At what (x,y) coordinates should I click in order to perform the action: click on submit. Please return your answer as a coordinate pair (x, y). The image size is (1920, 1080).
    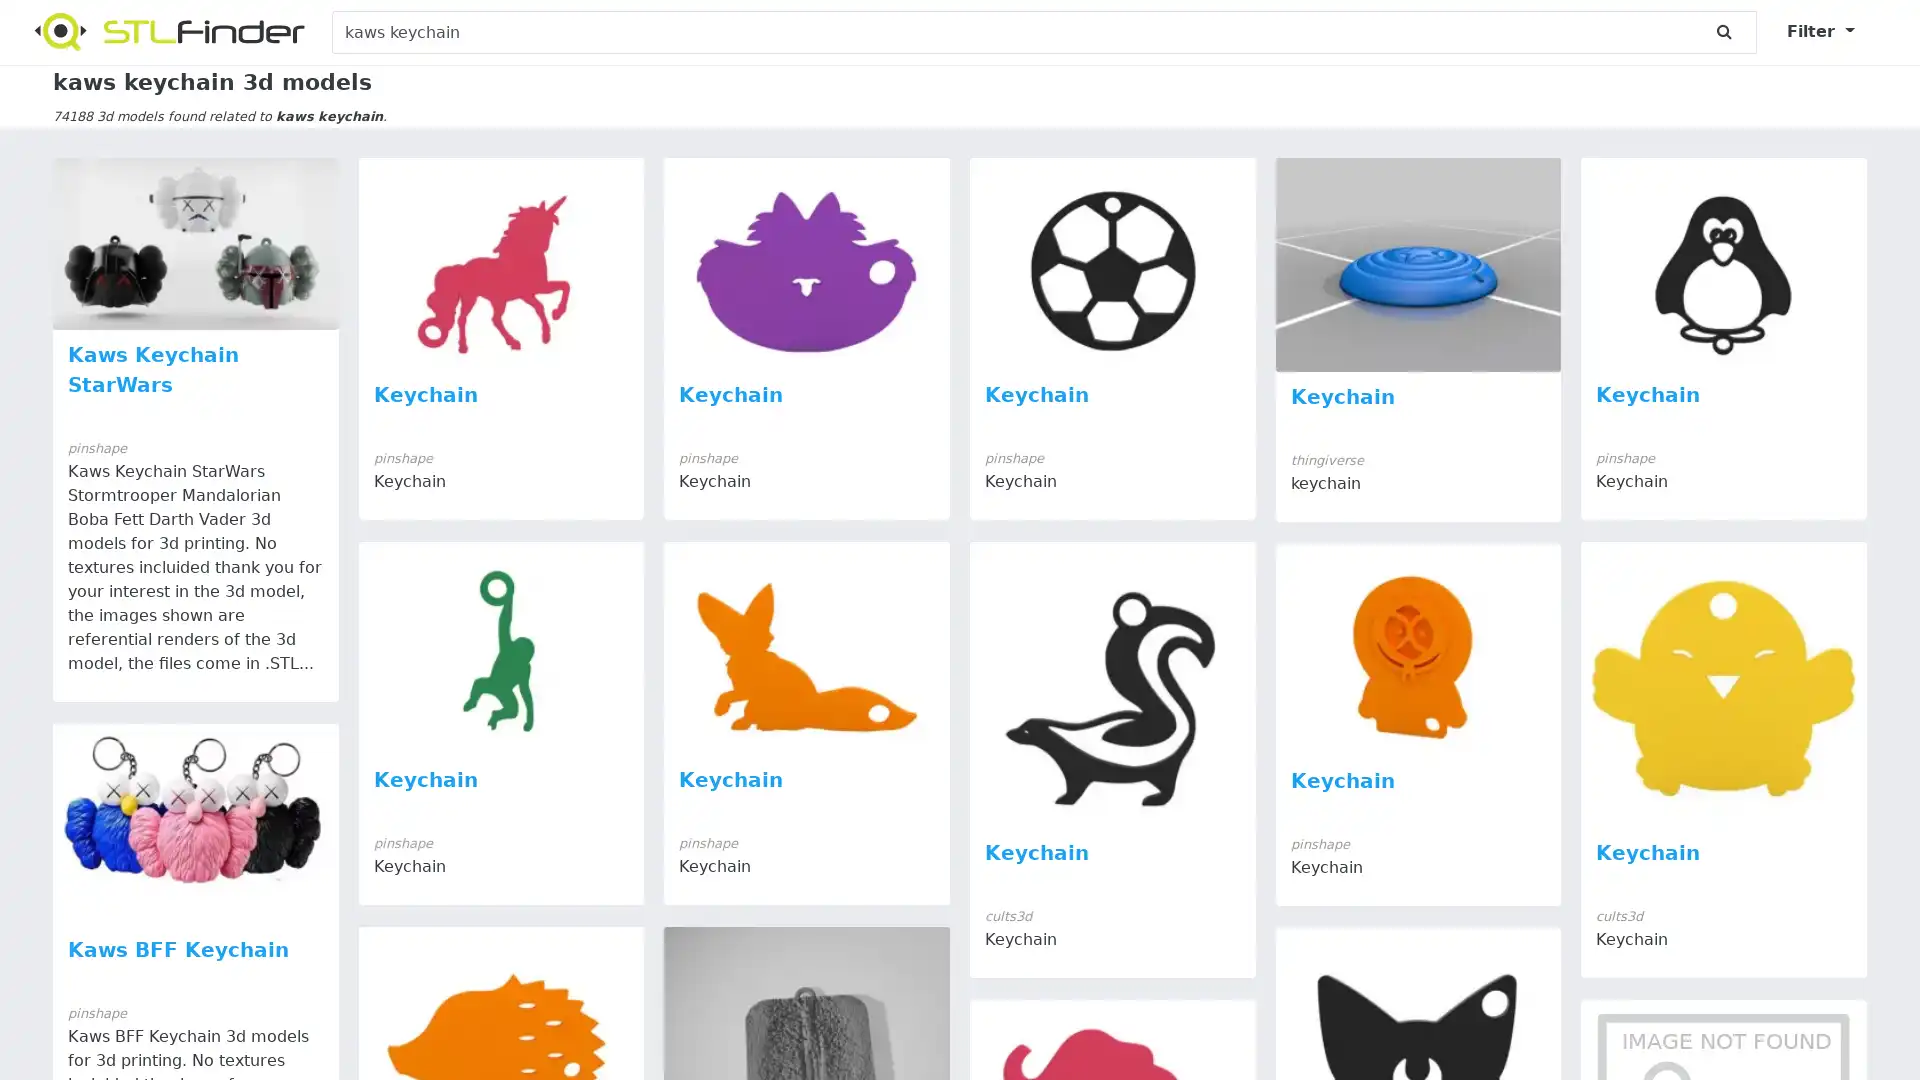
    Looking at the image, I should click on (1723, 31).